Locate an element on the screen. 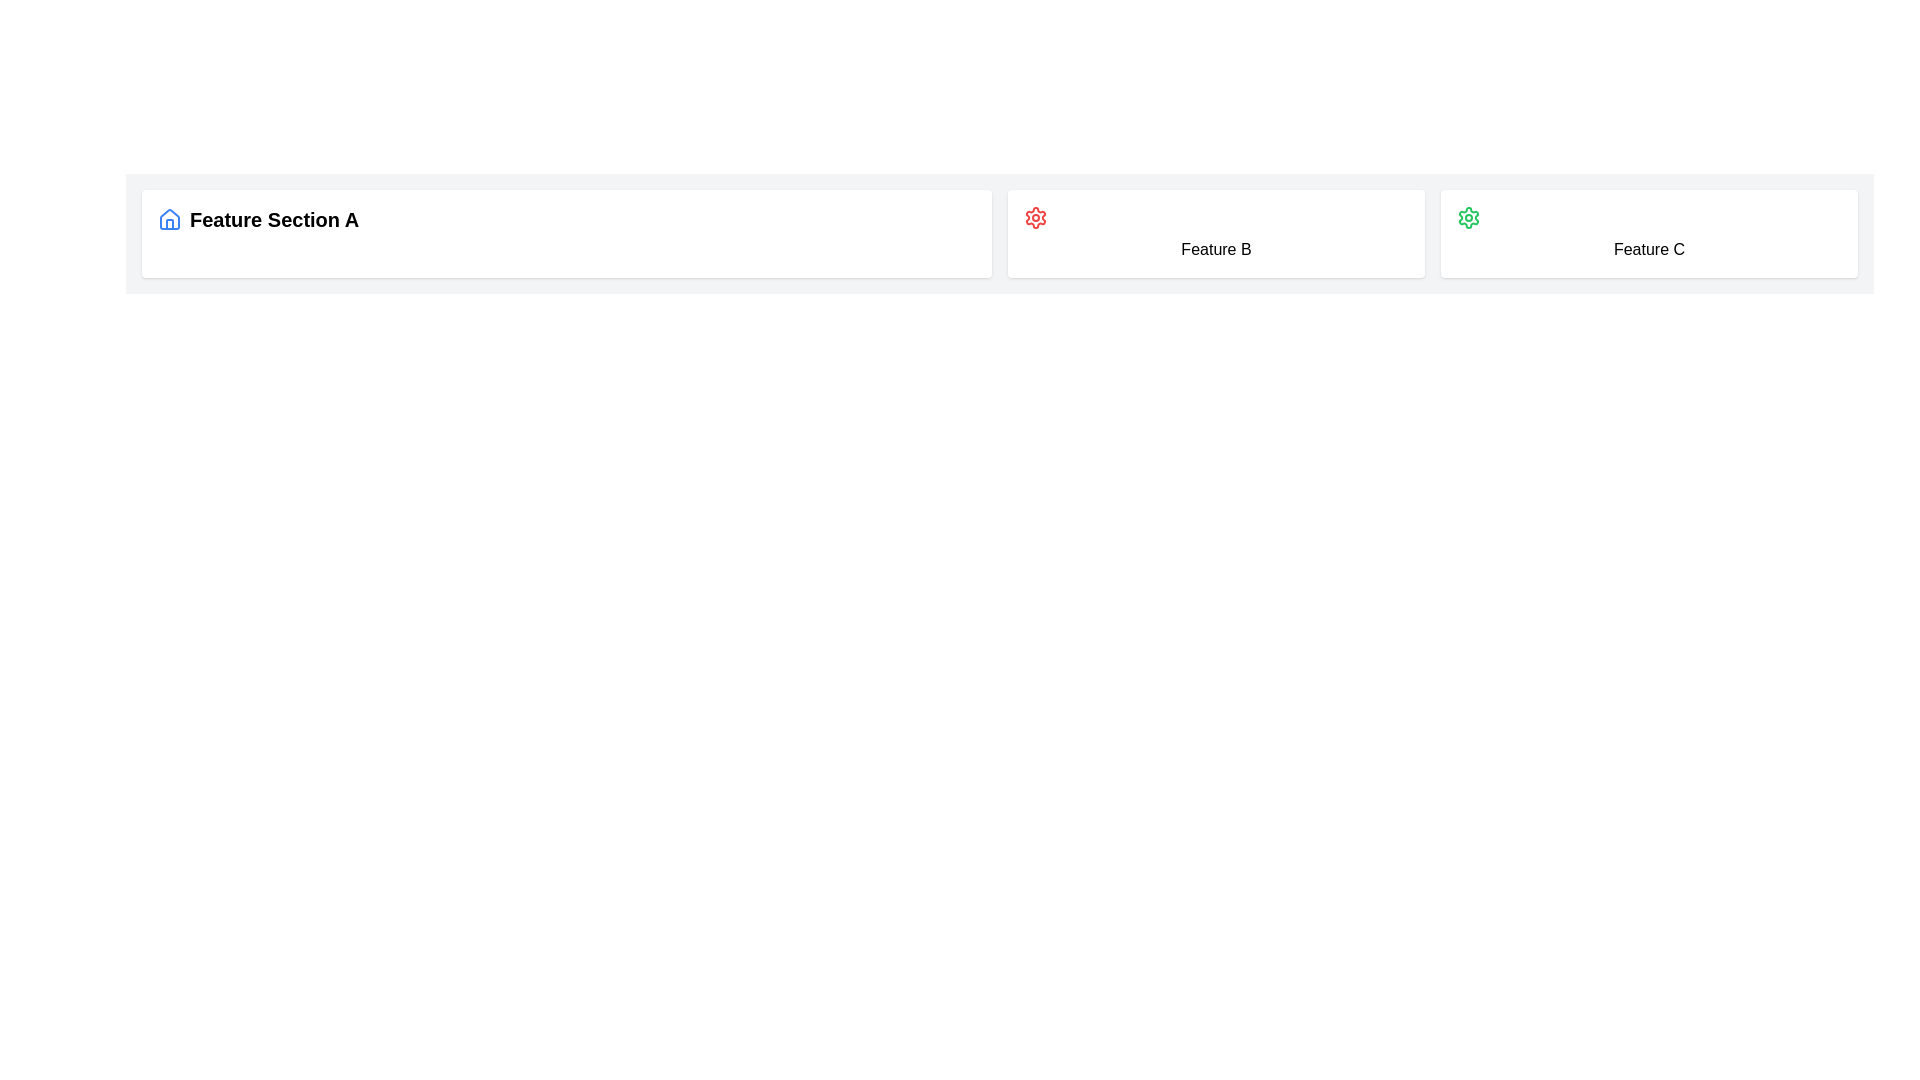 The width and height of the screenshot is (1920, 1080). the blue house-shaped icon with a stroke outline, located adjacent to the text 'Feature Section A' is located at coordinates (169, 219).